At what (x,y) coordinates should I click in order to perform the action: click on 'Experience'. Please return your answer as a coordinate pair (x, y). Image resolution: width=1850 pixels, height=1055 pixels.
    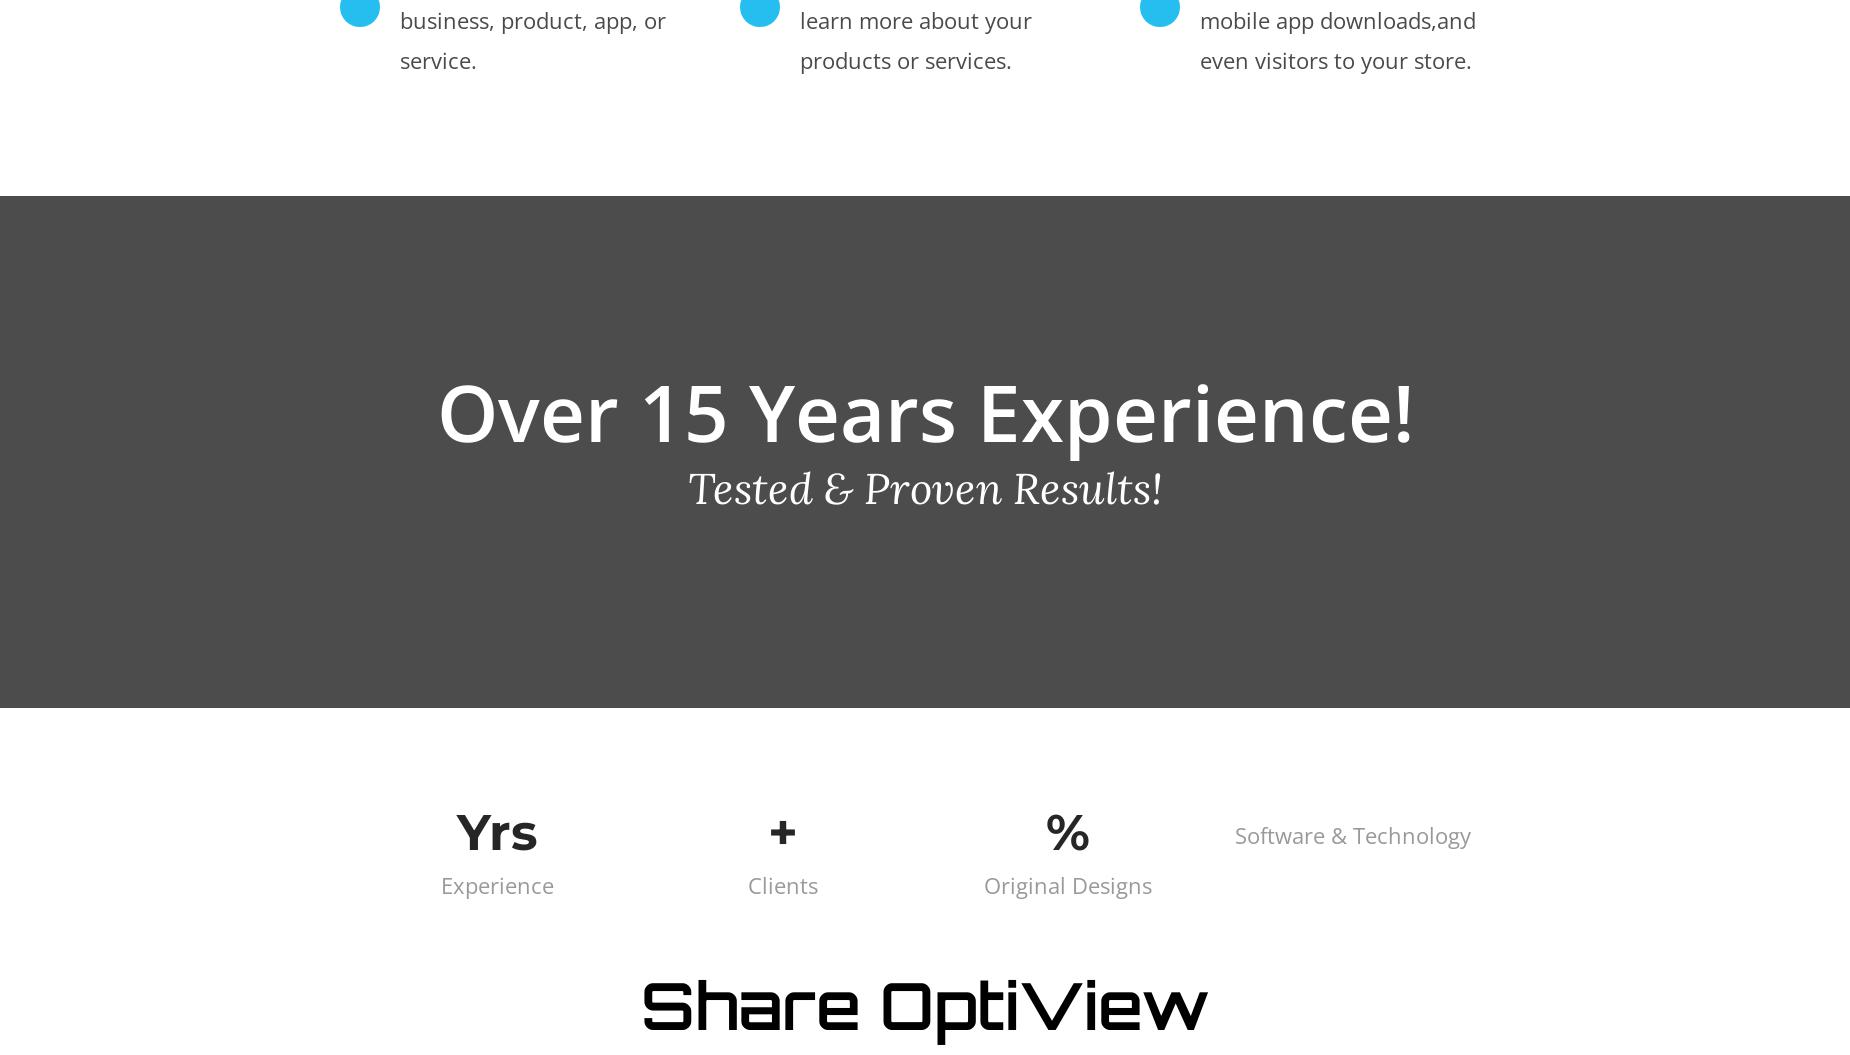
    Looking at the image, I should click on (497, 882).